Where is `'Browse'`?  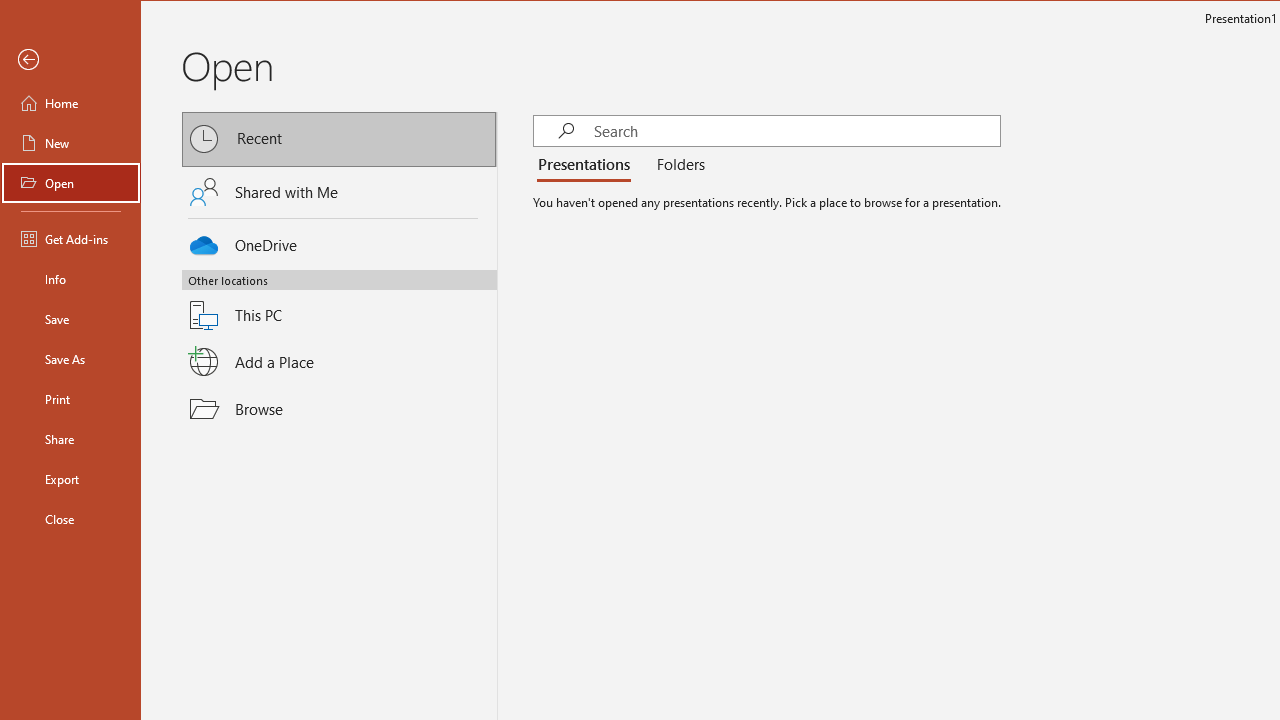
'Browse' is located at coordinates (339, 408).